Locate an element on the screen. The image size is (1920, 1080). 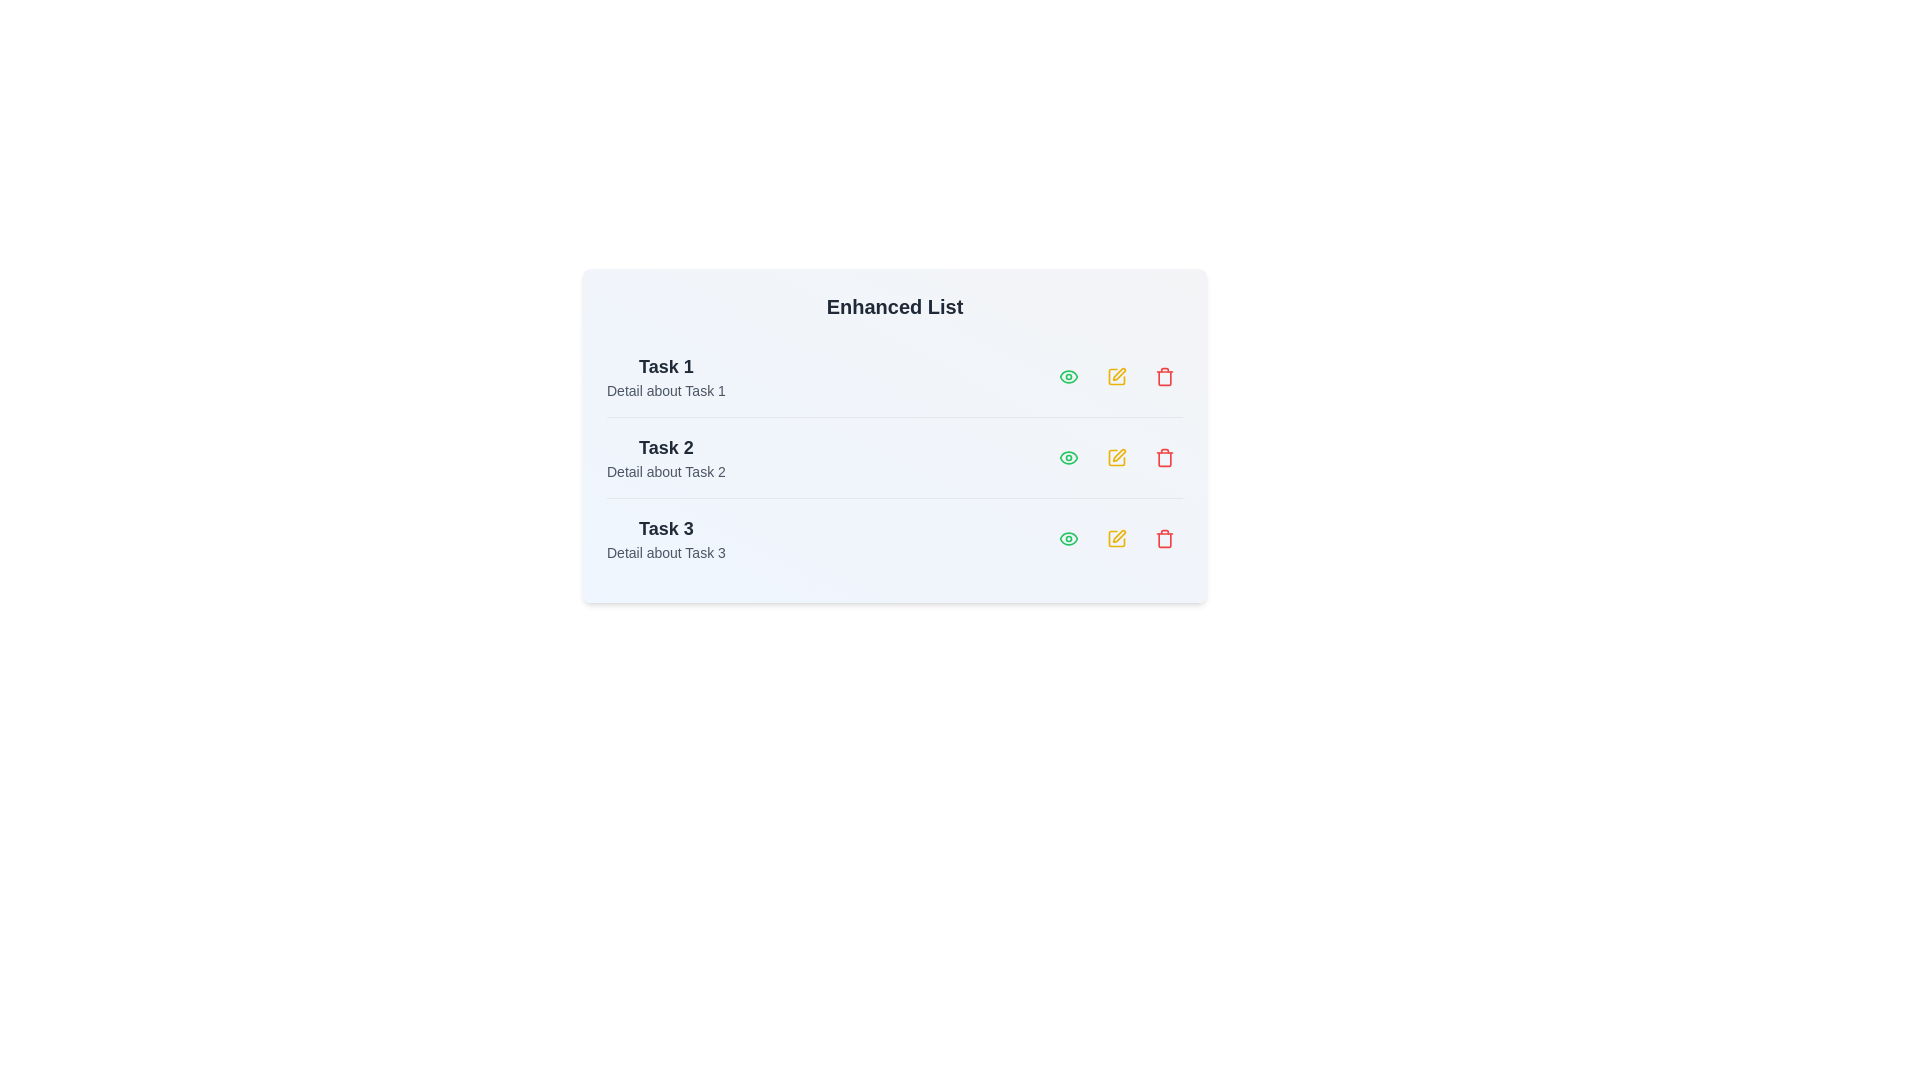
the 'Eye' icon for task 1 to view its details is located at coordinates (1068, 377).